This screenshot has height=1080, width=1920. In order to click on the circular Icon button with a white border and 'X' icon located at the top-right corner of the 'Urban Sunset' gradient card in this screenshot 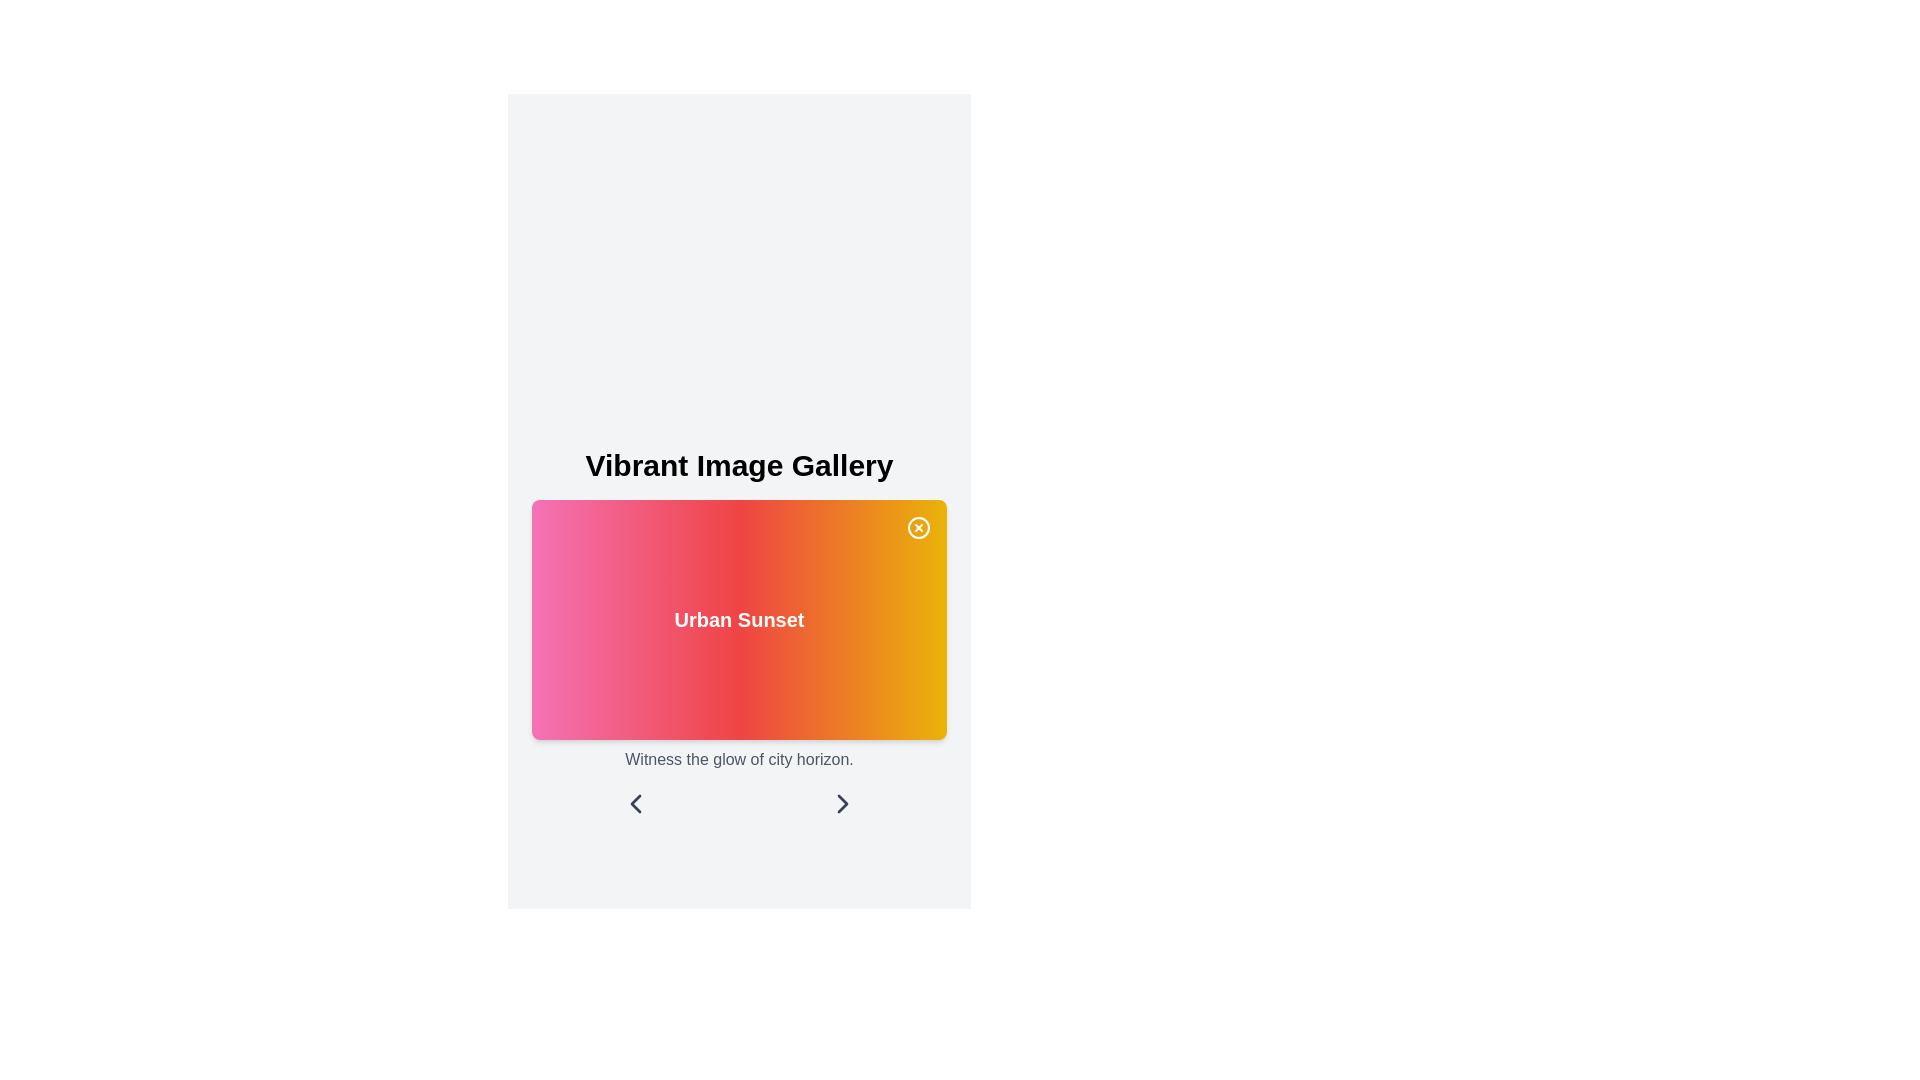, I will do `click(917, 527)`.